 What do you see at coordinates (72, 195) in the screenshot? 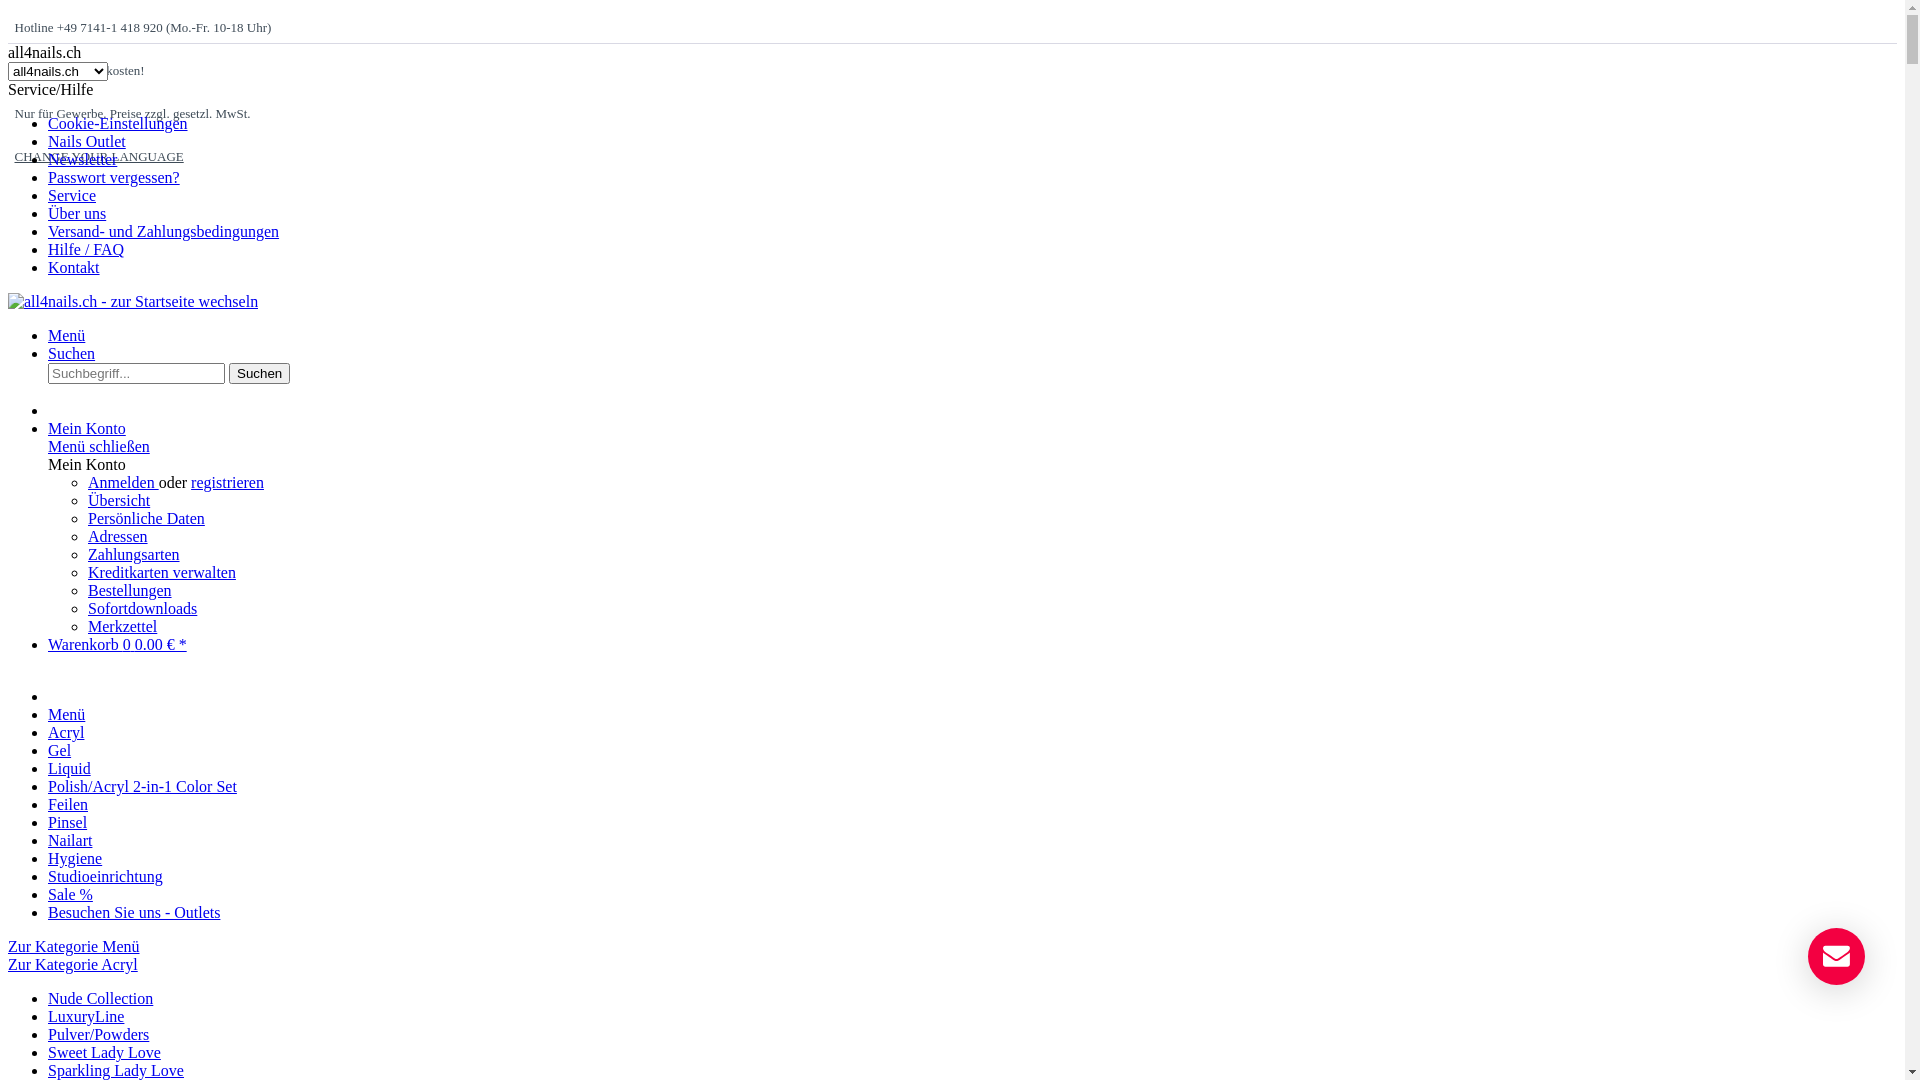
I see `'Service'` at bounding box center [72, 195].